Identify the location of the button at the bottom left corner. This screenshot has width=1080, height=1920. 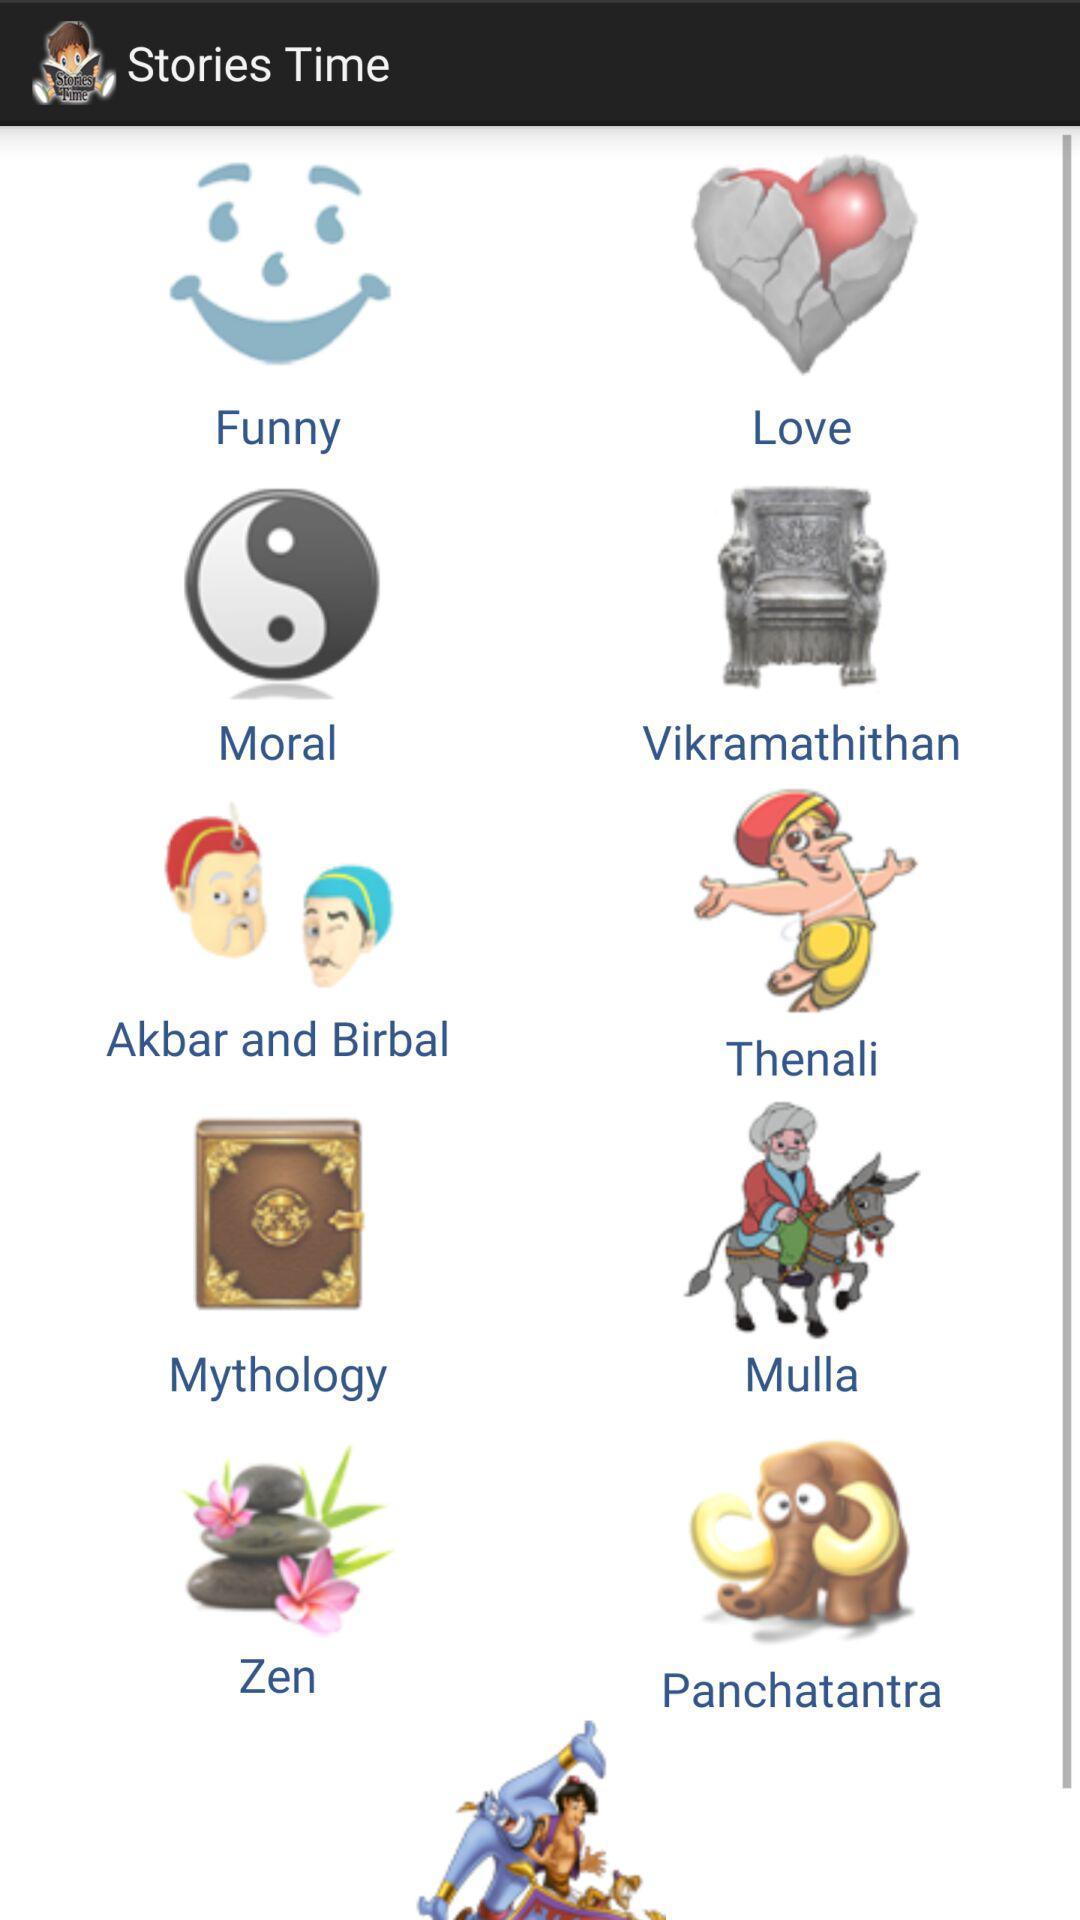
(277, 1561).